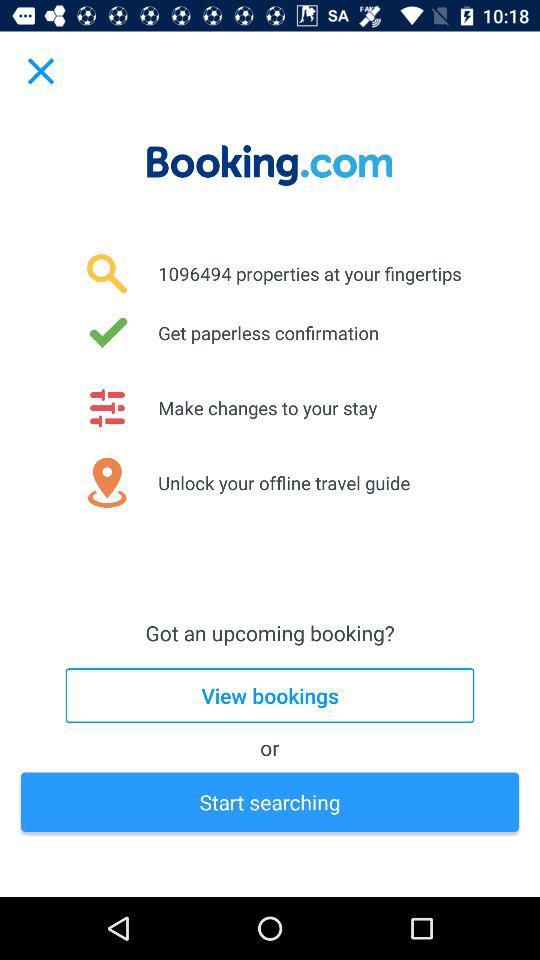  I want to click on view bookings, so click(270, 695).